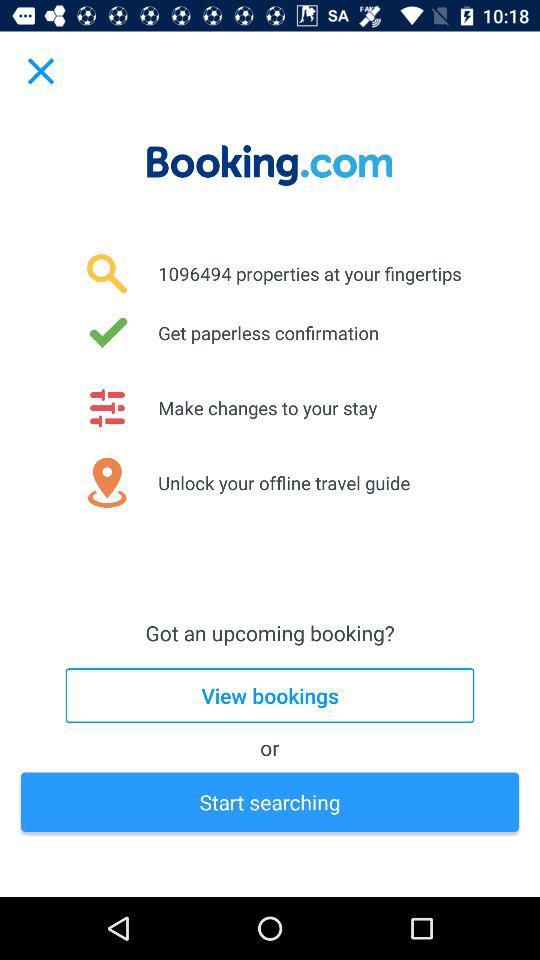  I want to click on view bookings, so click(270, 695).